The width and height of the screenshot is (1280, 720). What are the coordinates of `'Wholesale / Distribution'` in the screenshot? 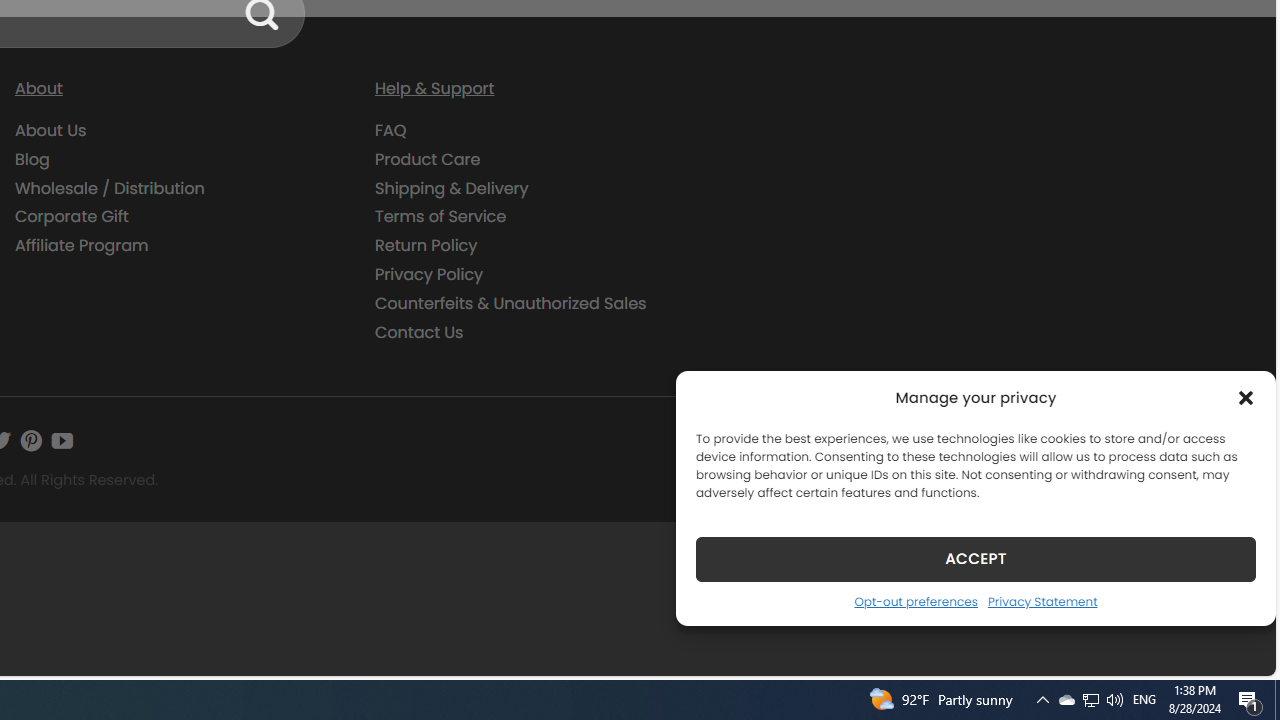 It's located at (180, 188).